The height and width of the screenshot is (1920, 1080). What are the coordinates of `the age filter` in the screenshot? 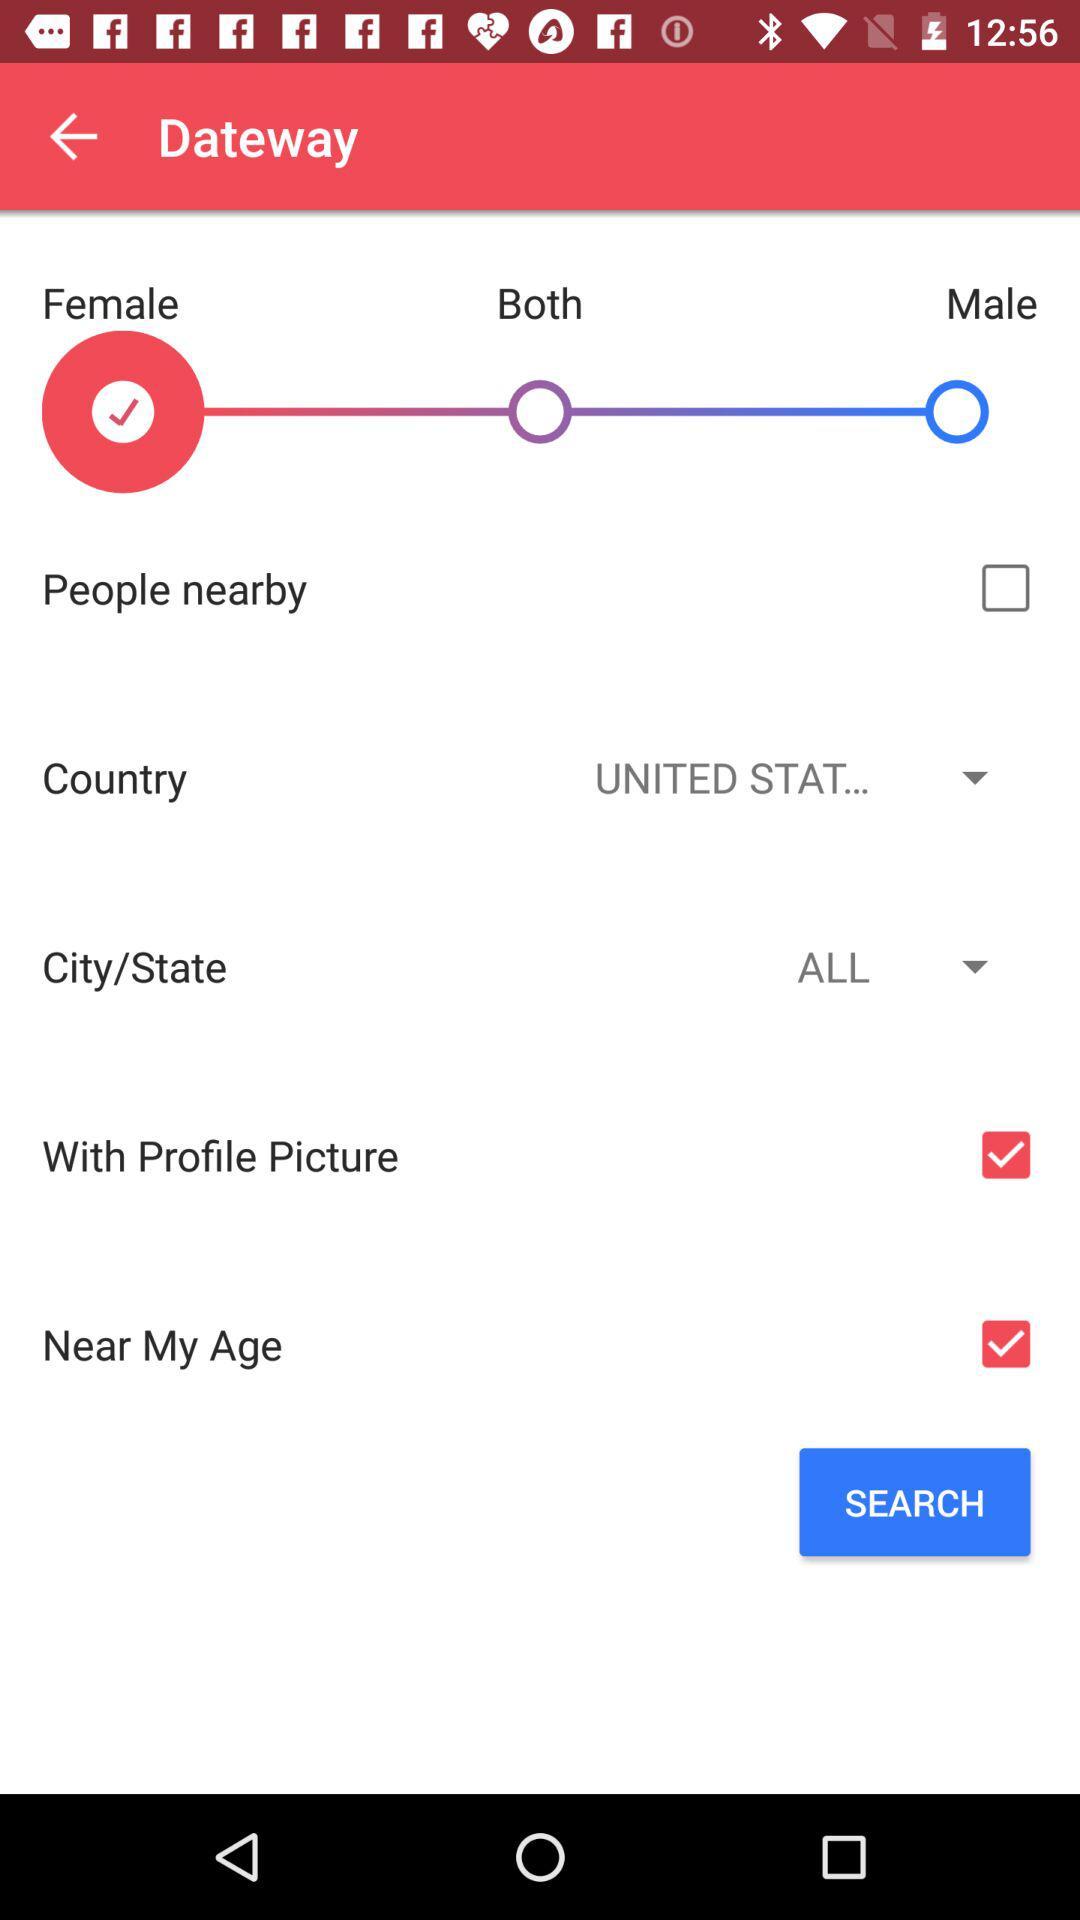 It's located at (1005, 1344).